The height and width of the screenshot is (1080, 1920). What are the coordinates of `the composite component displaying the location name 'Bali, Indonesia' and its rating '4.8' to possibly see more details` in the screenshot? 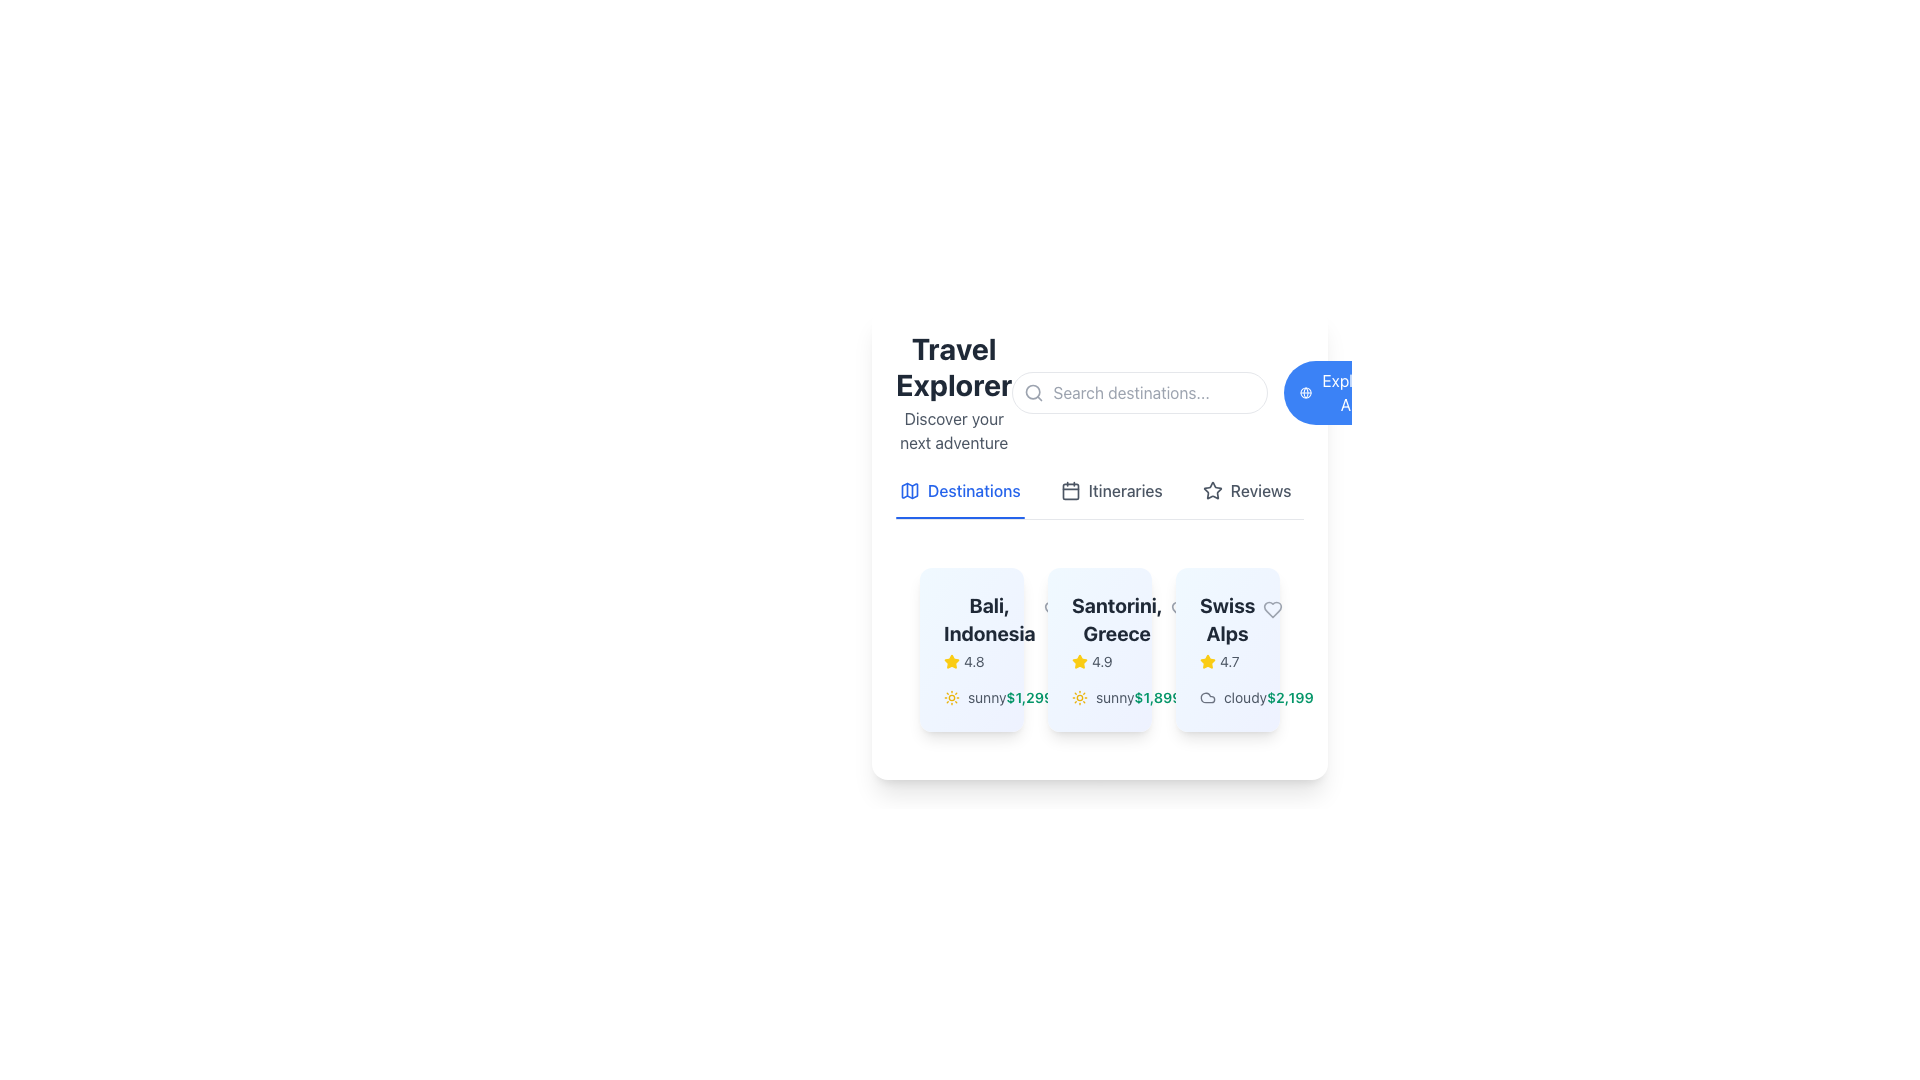 It's located at (989, 632).